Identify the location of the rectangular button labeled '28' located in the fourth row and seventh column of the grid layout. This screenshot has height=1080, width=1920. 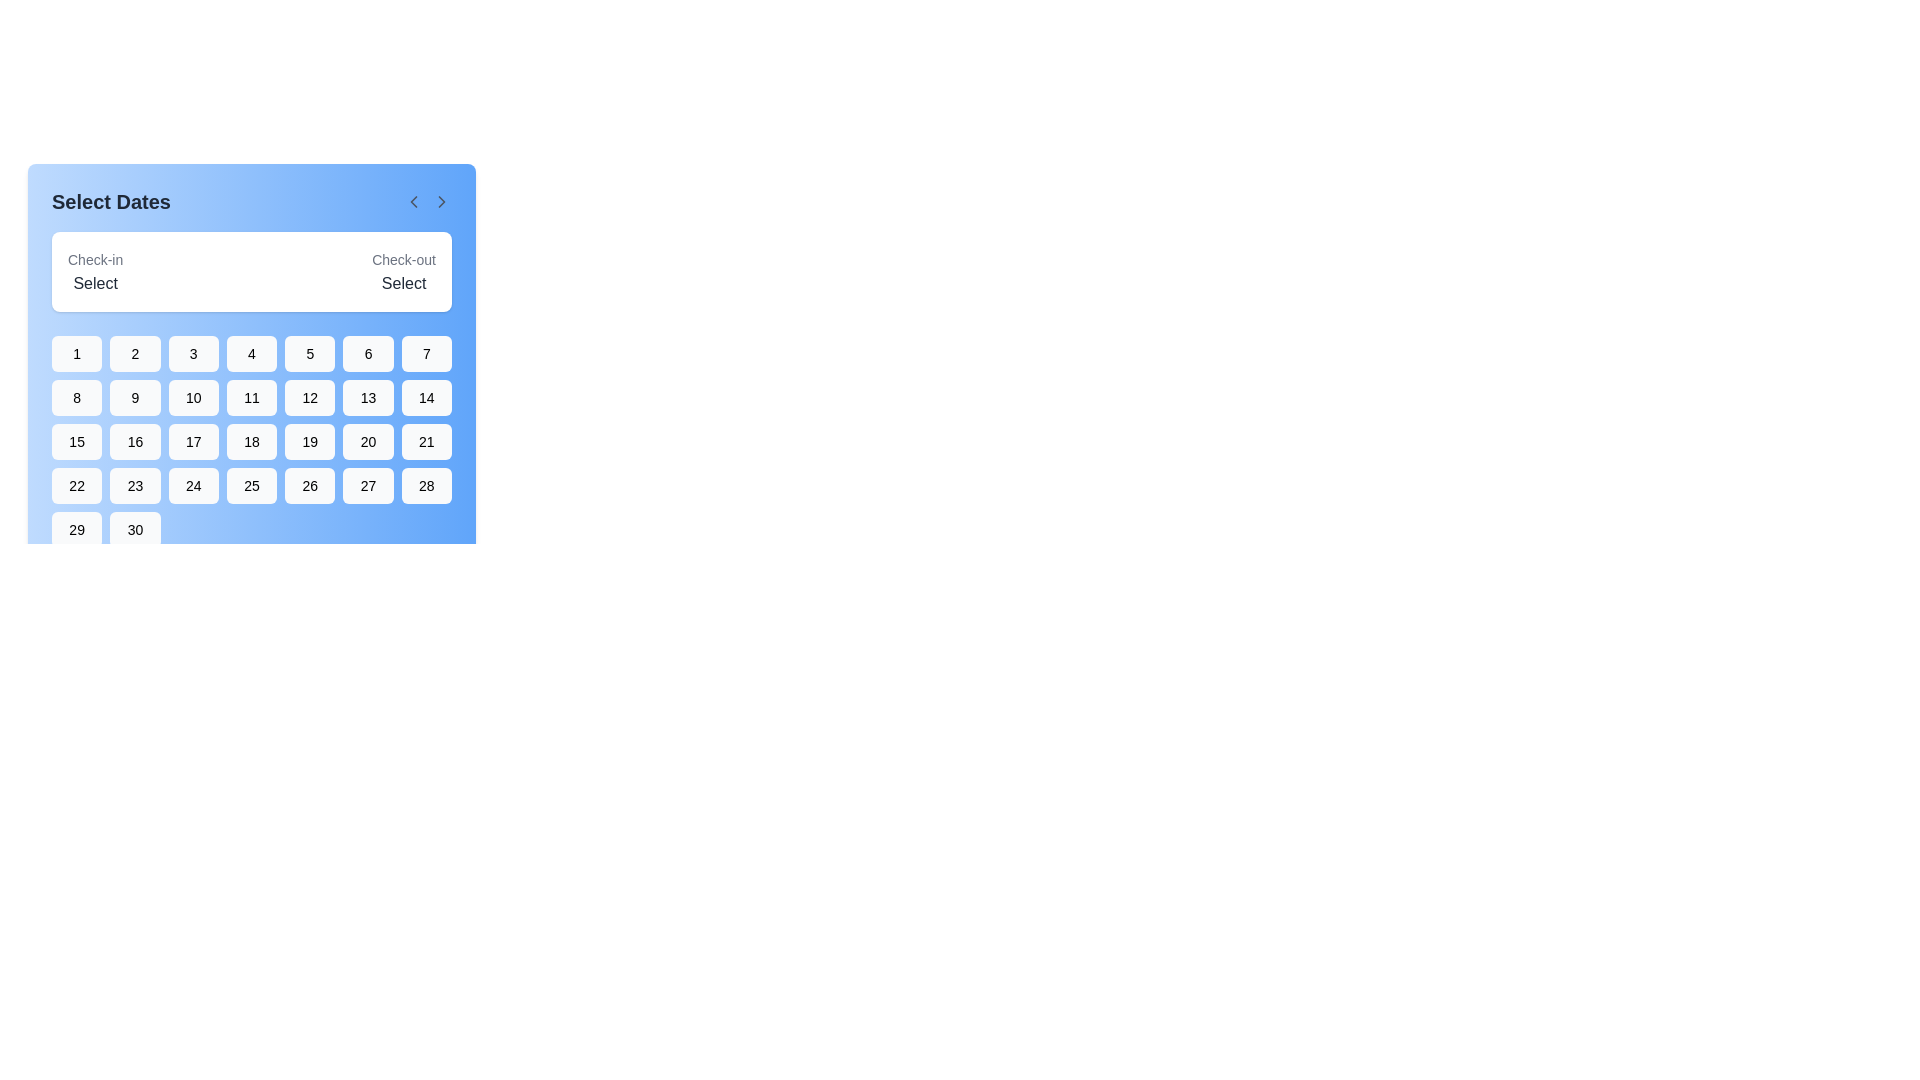
(425, 486).